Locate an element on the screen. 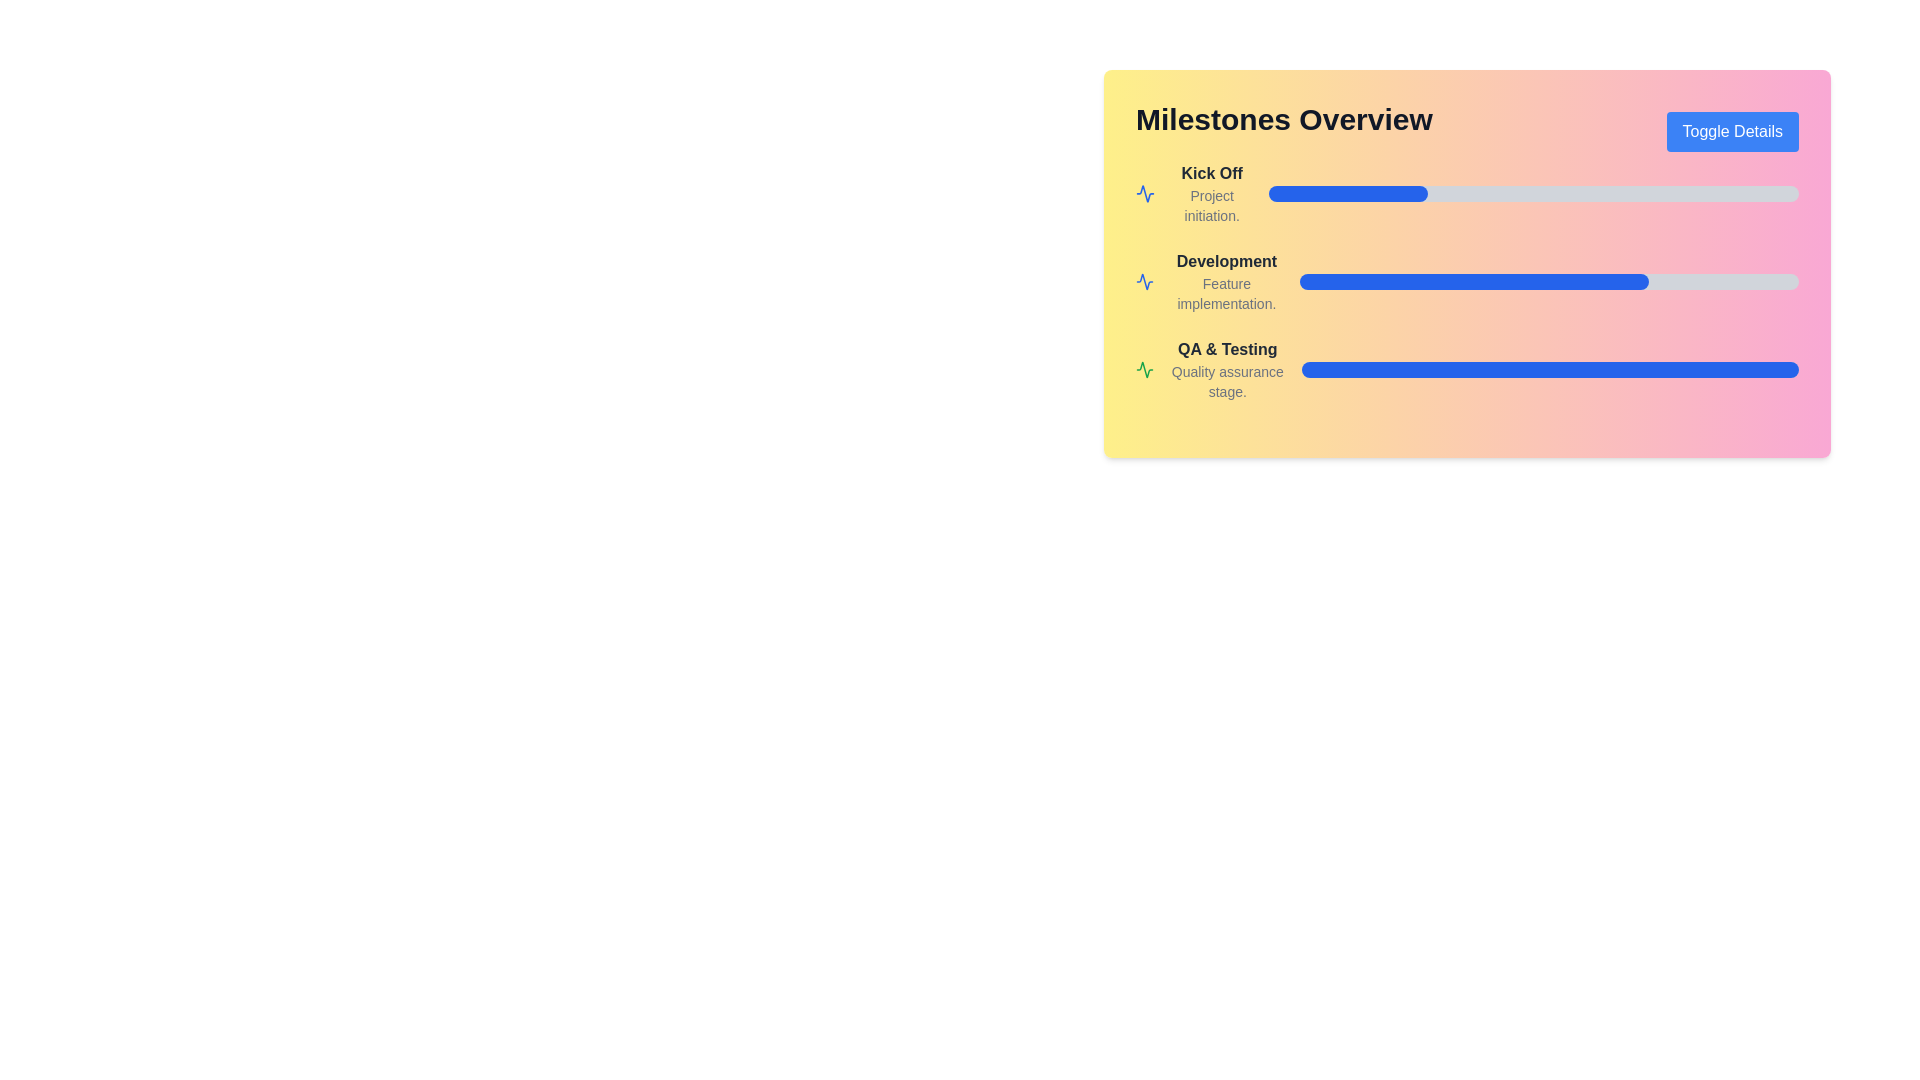 The width and height of the screenshot is (1920, 1080). the progress level of the first progress bar located to the right of the 'Kick Off' milestone descriptor text, which has a light gray background and a blue filled portion is located at coordinates (1533, 193).